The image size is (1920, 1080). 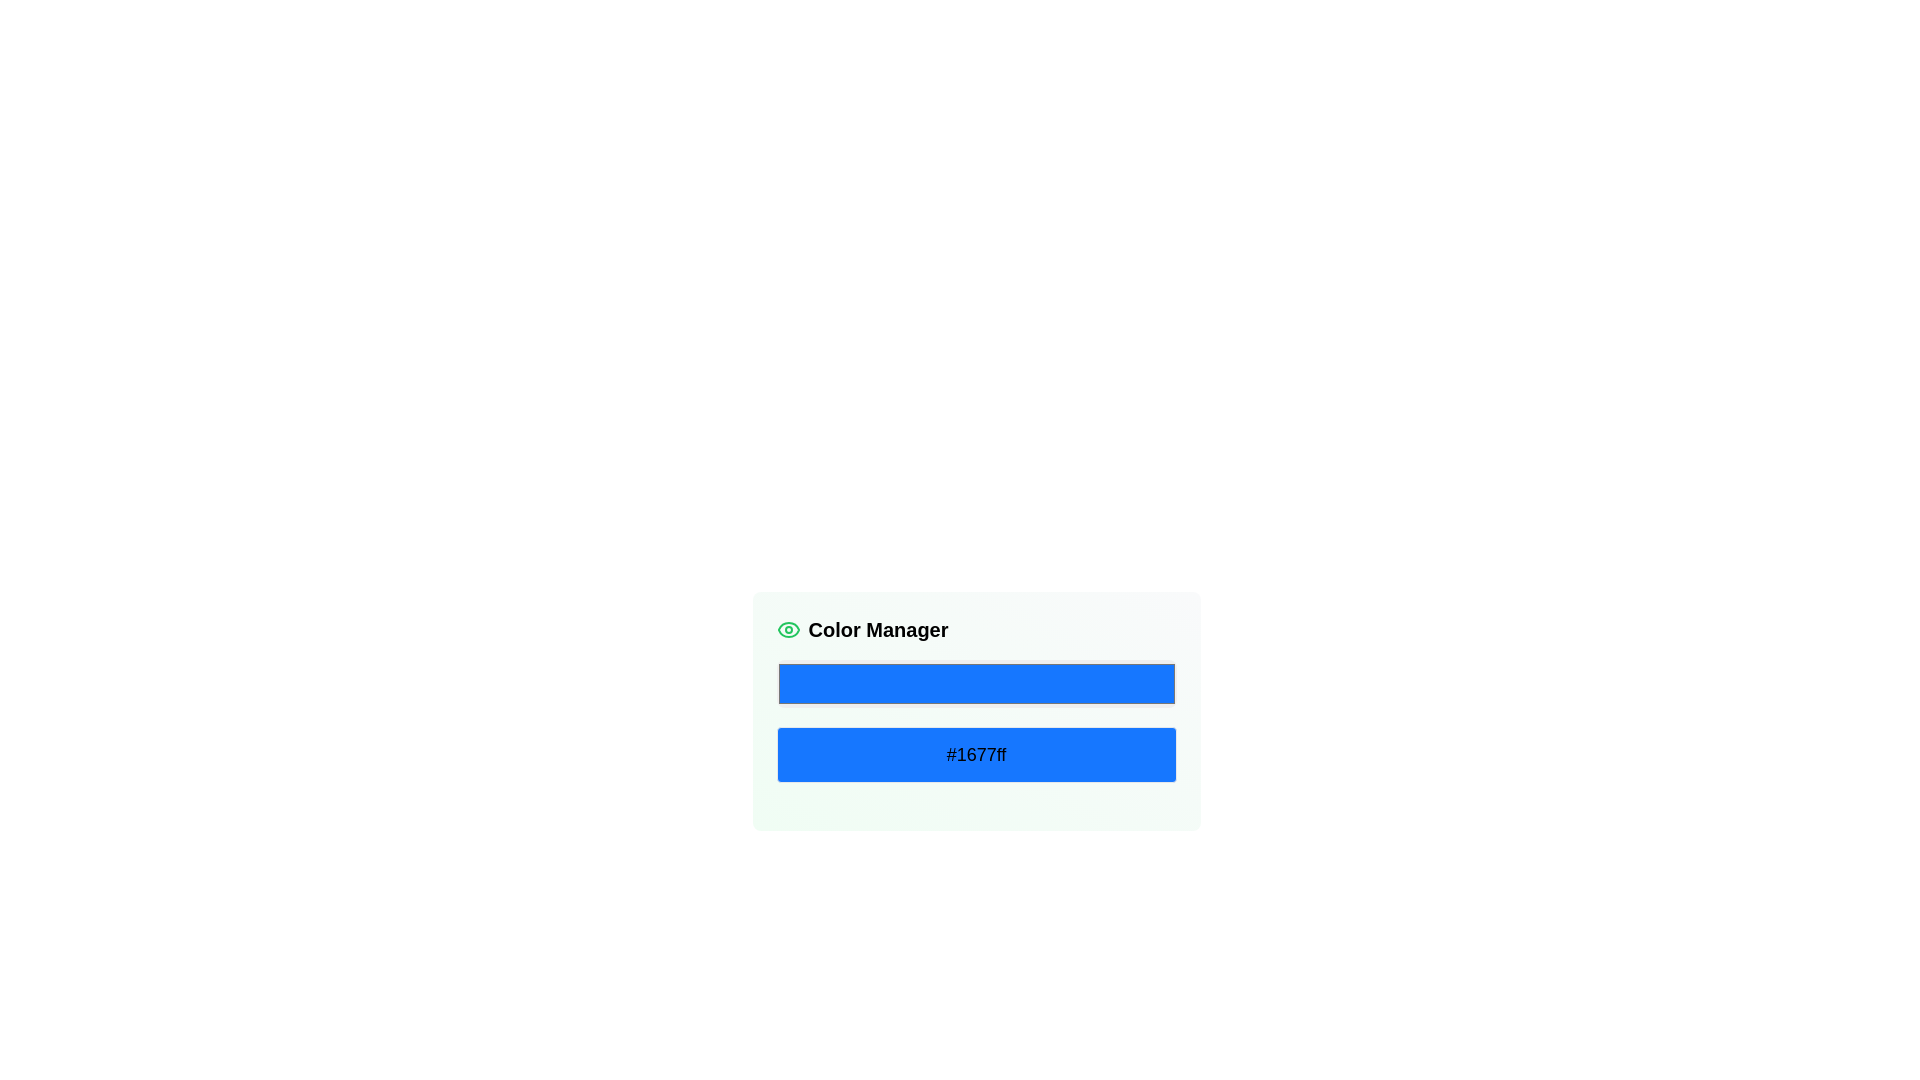 What do you see at coordinates (787, 628) in the screenshot?
I see `the green eye-shaped icon located to the left of the 'Color Manager' text` at bounding box center [787, 628].